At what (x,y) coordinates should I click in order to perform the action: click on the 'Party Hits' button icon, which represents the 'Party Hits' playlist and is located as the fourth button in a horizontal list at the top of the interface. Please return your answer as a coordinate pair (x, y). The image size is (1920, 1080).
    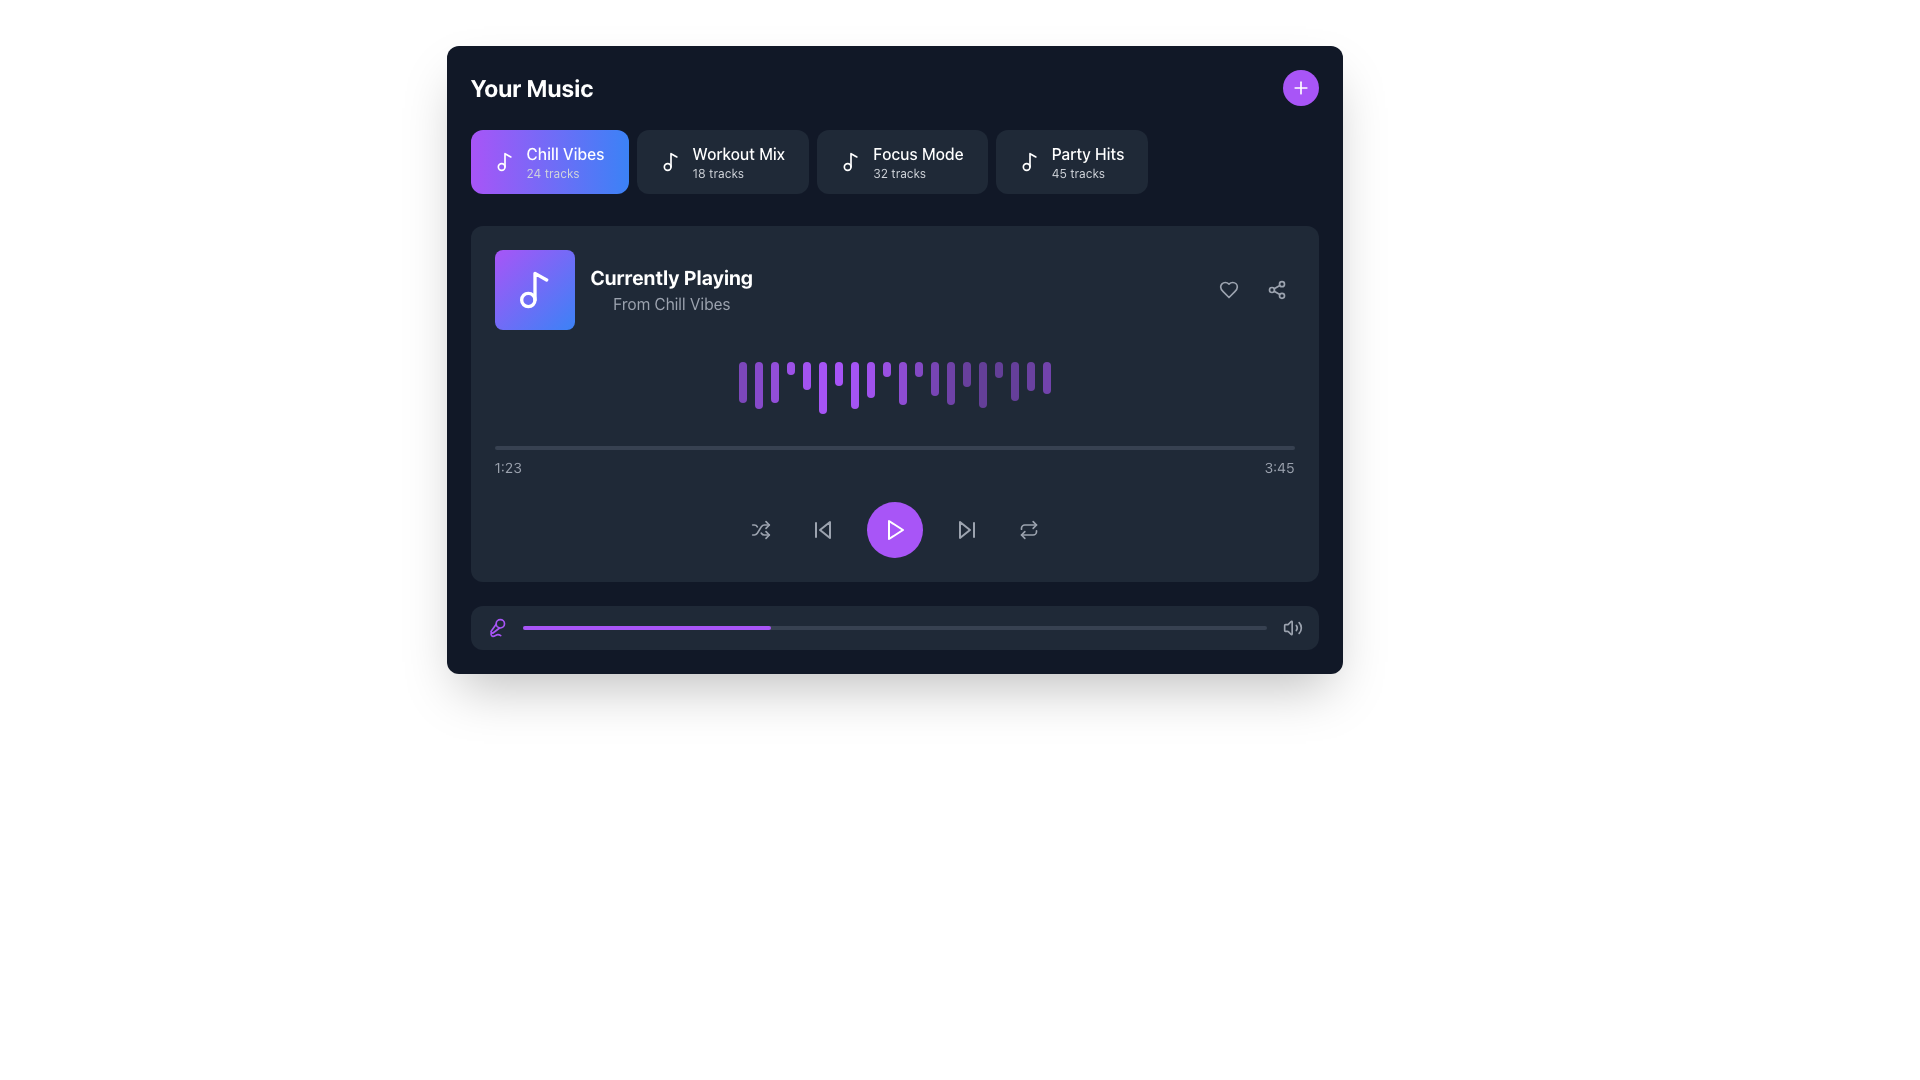
    Looking at the image, I should click on (1029, 161).